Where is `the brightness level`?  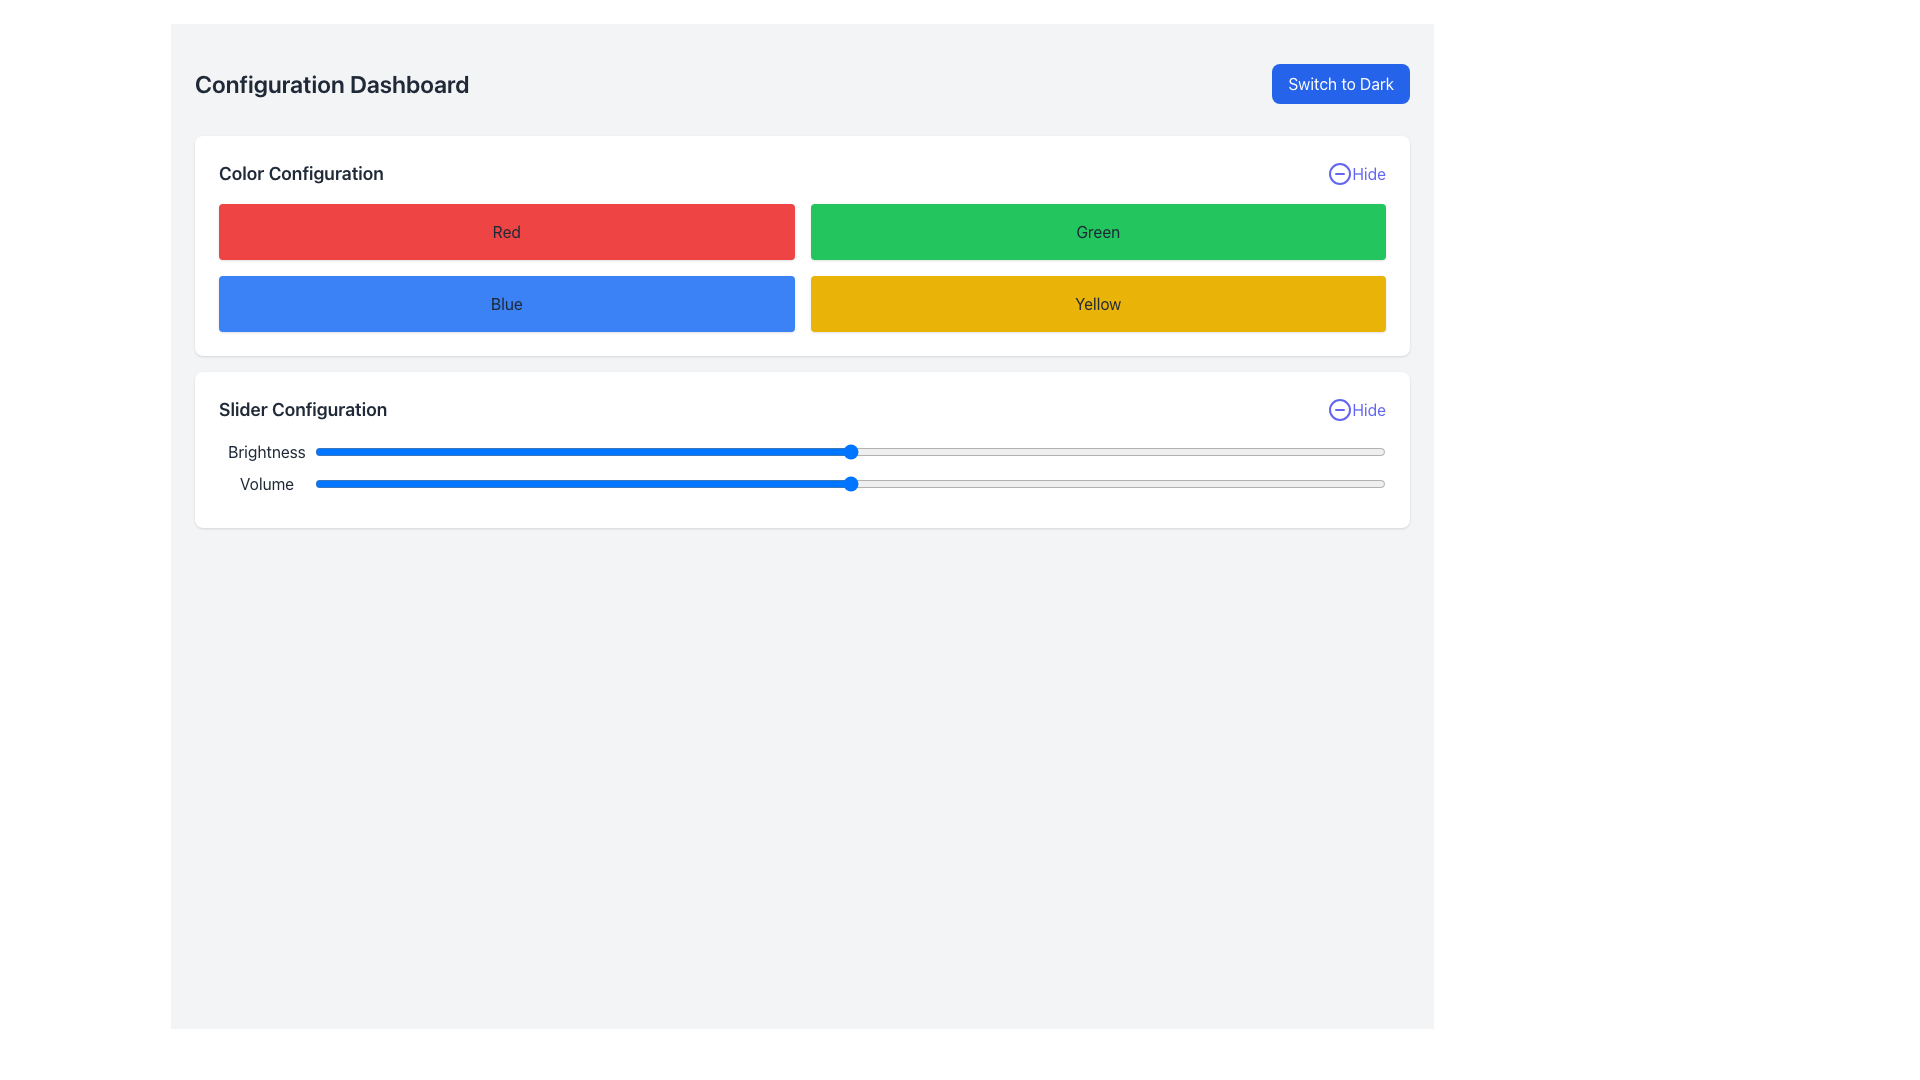
the brightness level is located at coordinates (818, 451).